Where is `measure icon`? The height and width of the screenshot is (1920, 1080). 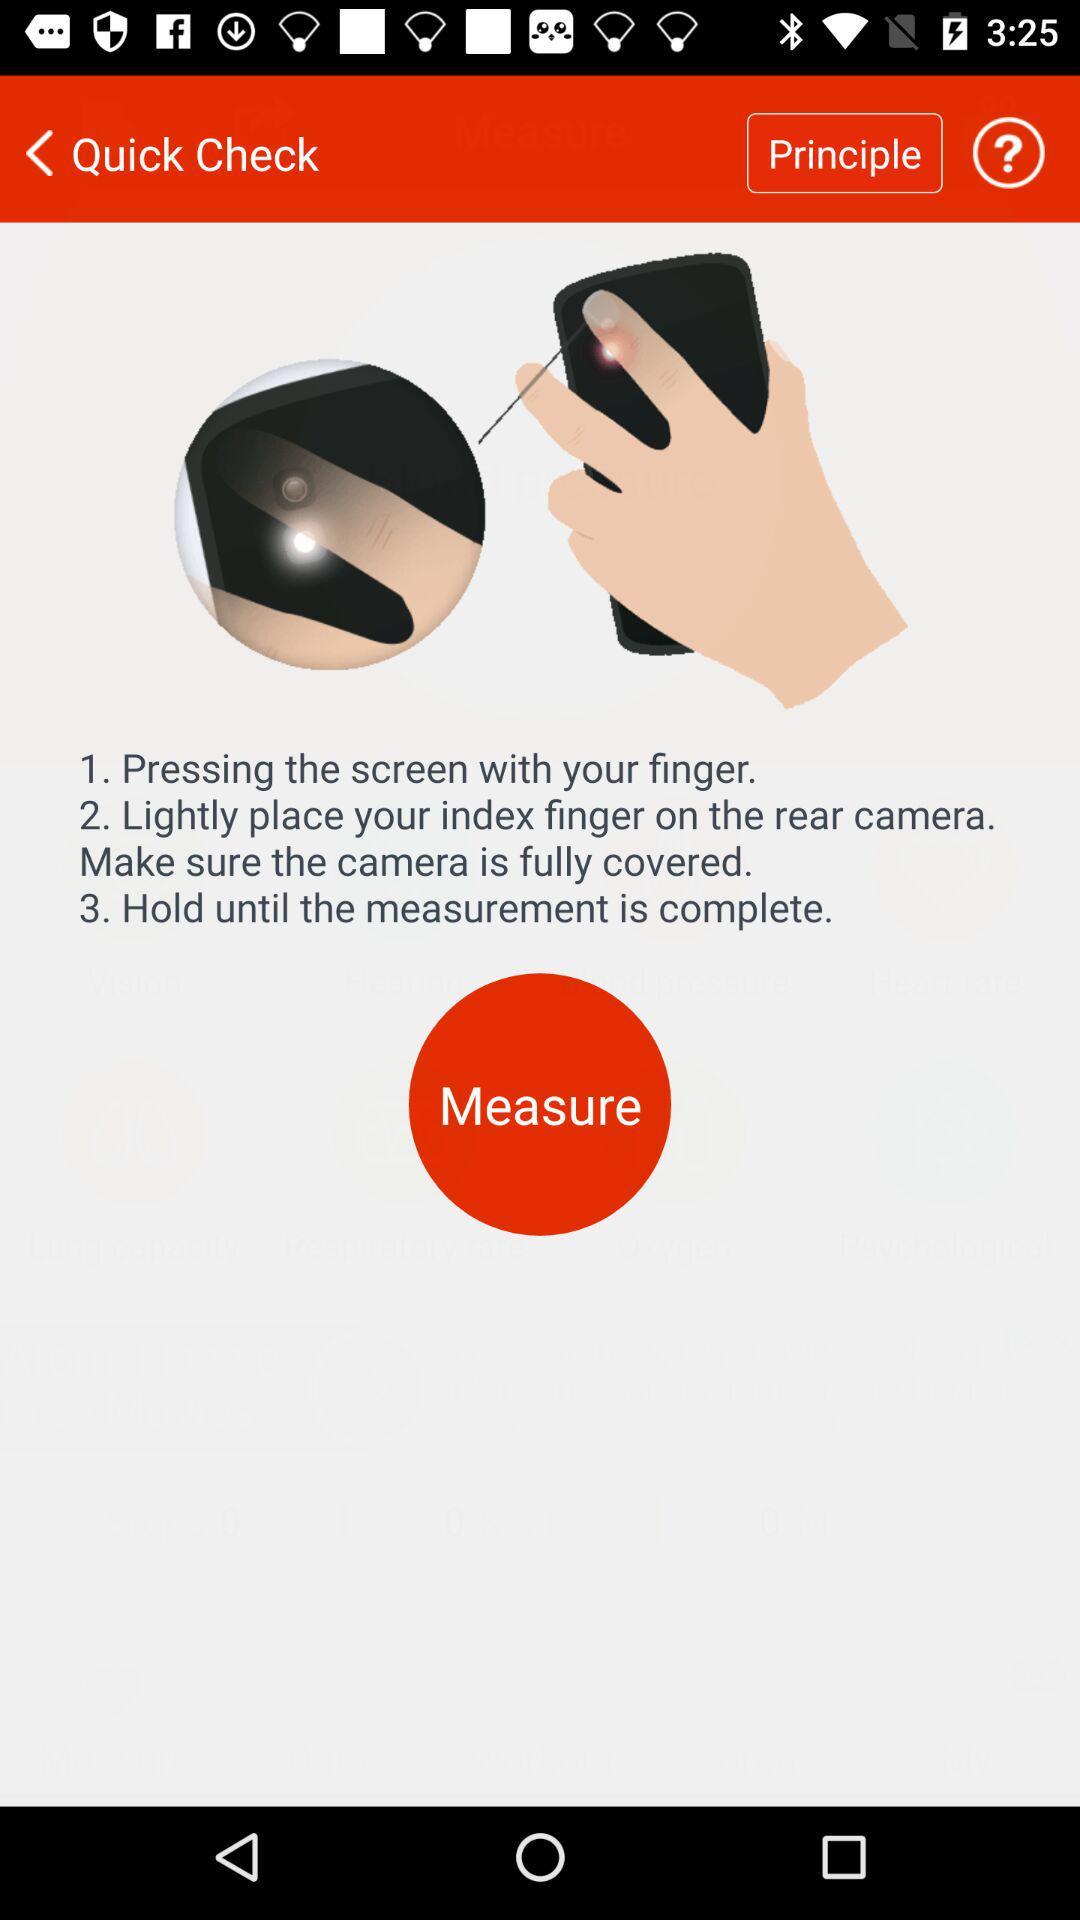 measure icon is located at coordinates (540, 1091).